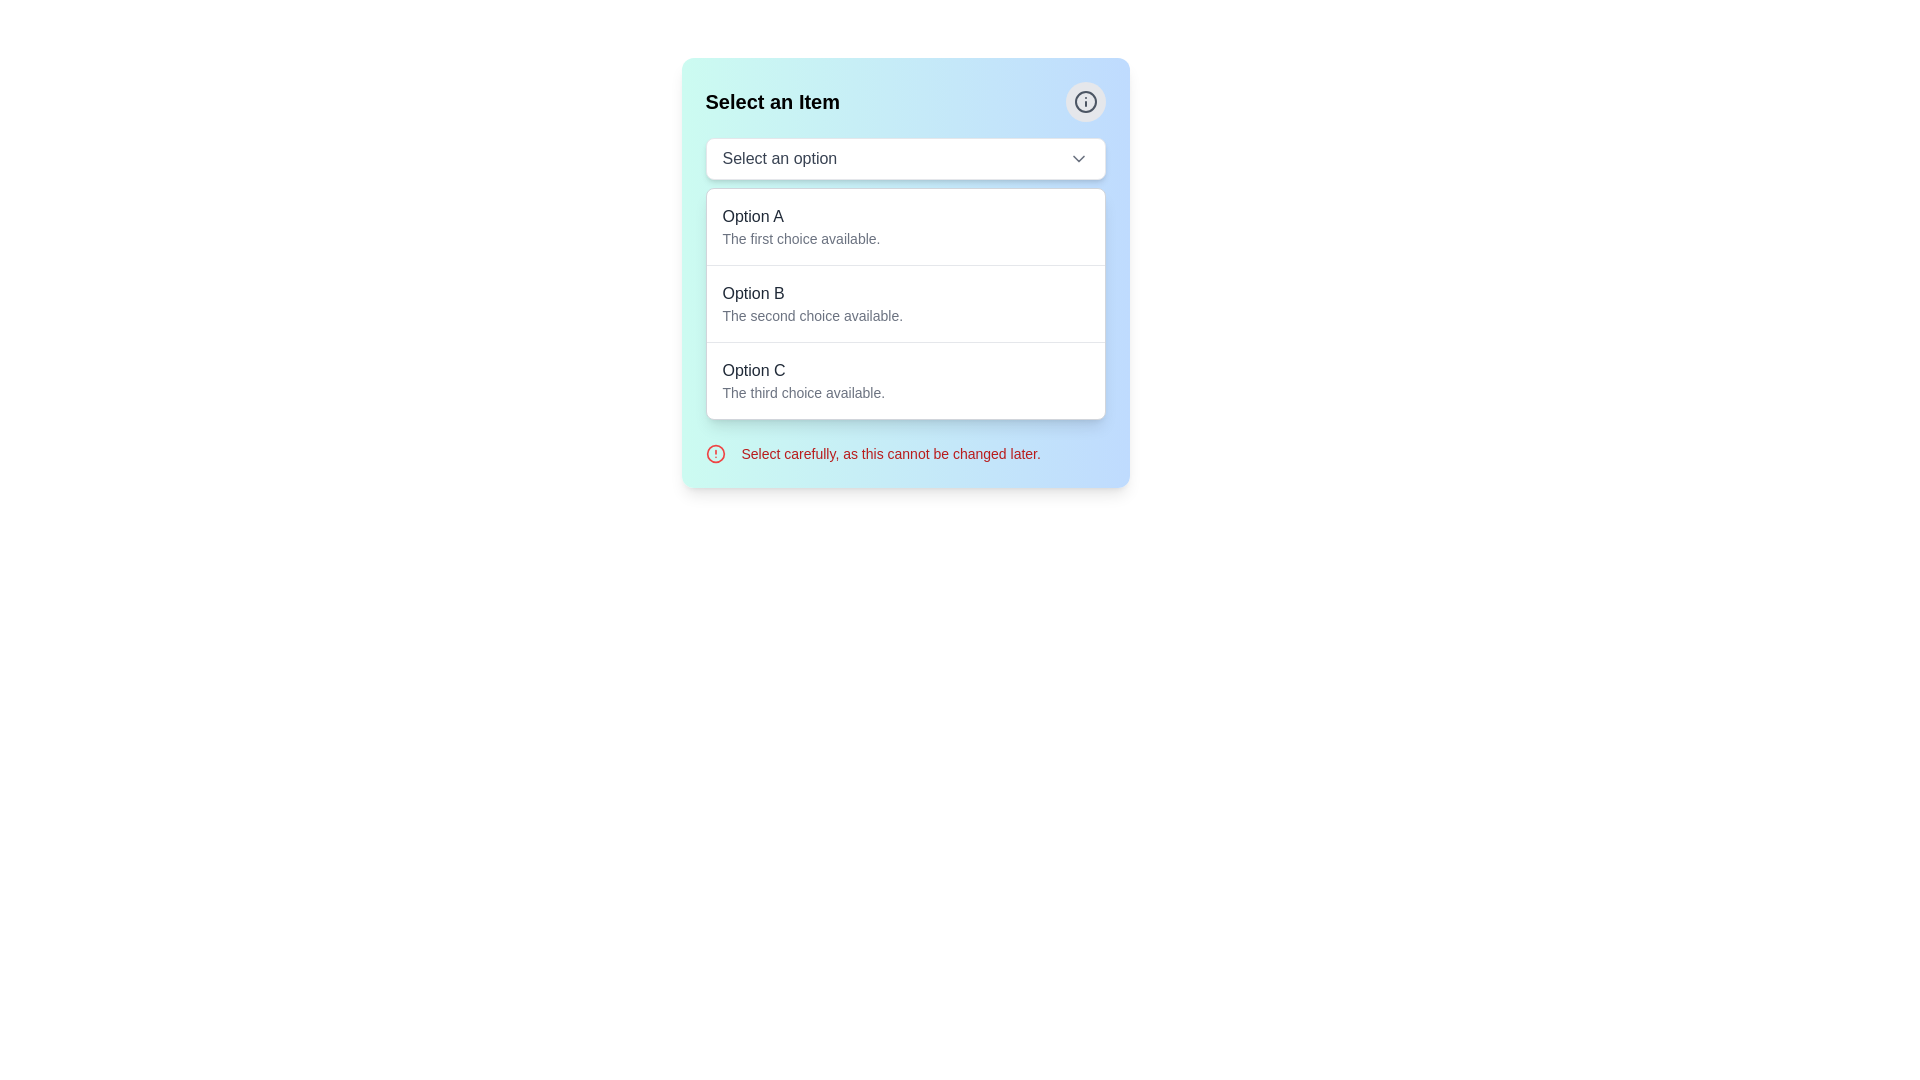 Image resolution: width=1920 pixels, height=1080 pixels. What do you see at coordinates (752, 370) in the screenshot?
I see `the text label displaying 'Option C', which is styled in dark gray and is part of a selection interface within a dropdown menu` at bounding box center [752, 370].